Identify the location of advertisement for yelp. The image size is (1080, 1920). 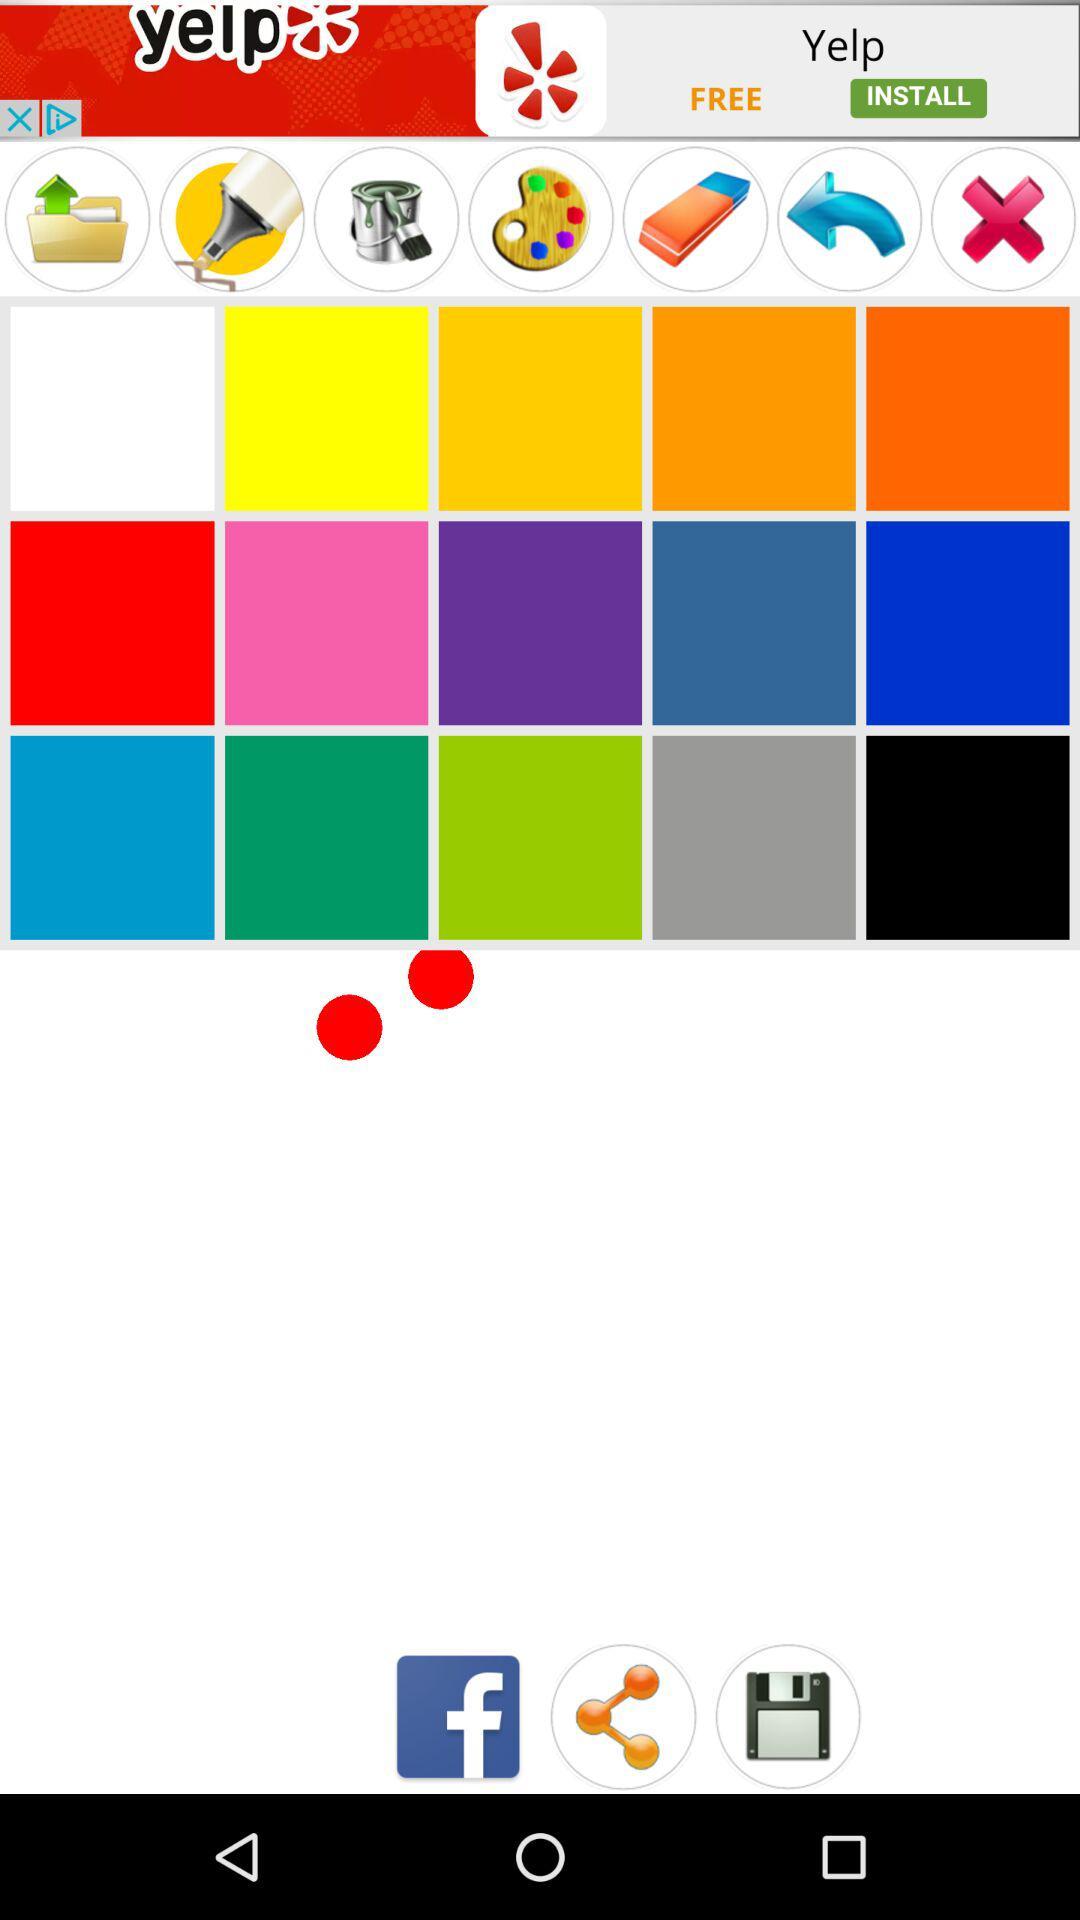
(540, 70).